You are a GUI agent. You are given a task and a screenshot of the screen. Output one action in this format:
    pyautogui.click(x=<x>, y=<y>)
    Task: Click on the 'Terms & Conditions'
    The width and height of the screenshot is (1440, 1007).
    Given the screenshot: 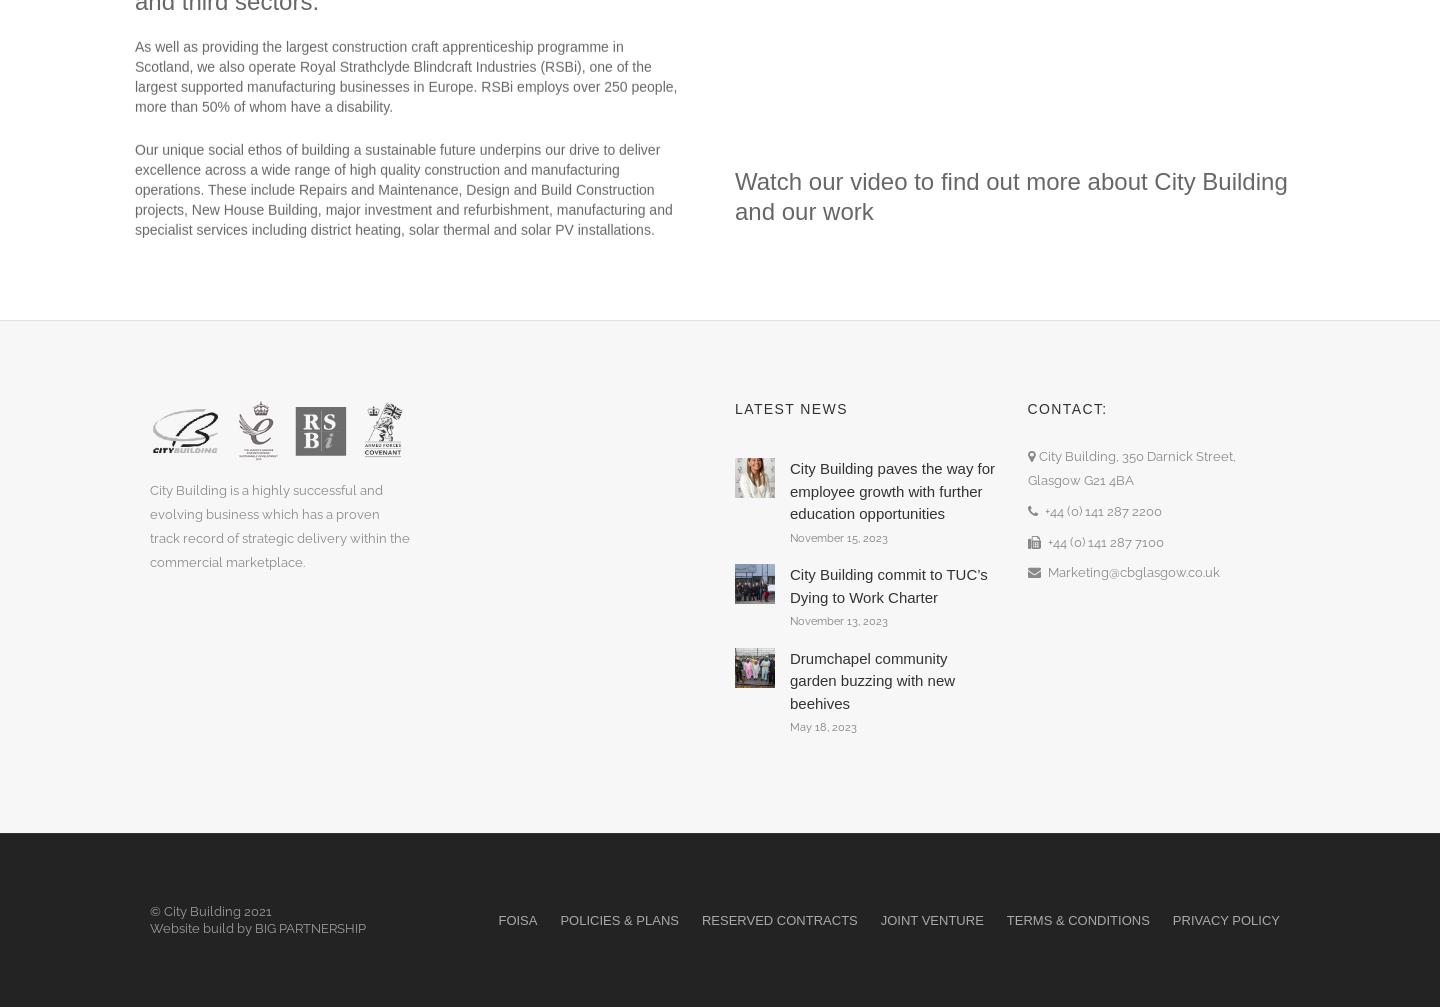 What is the action you would take?
    pyautogui.click(x=1004, y=918)
    